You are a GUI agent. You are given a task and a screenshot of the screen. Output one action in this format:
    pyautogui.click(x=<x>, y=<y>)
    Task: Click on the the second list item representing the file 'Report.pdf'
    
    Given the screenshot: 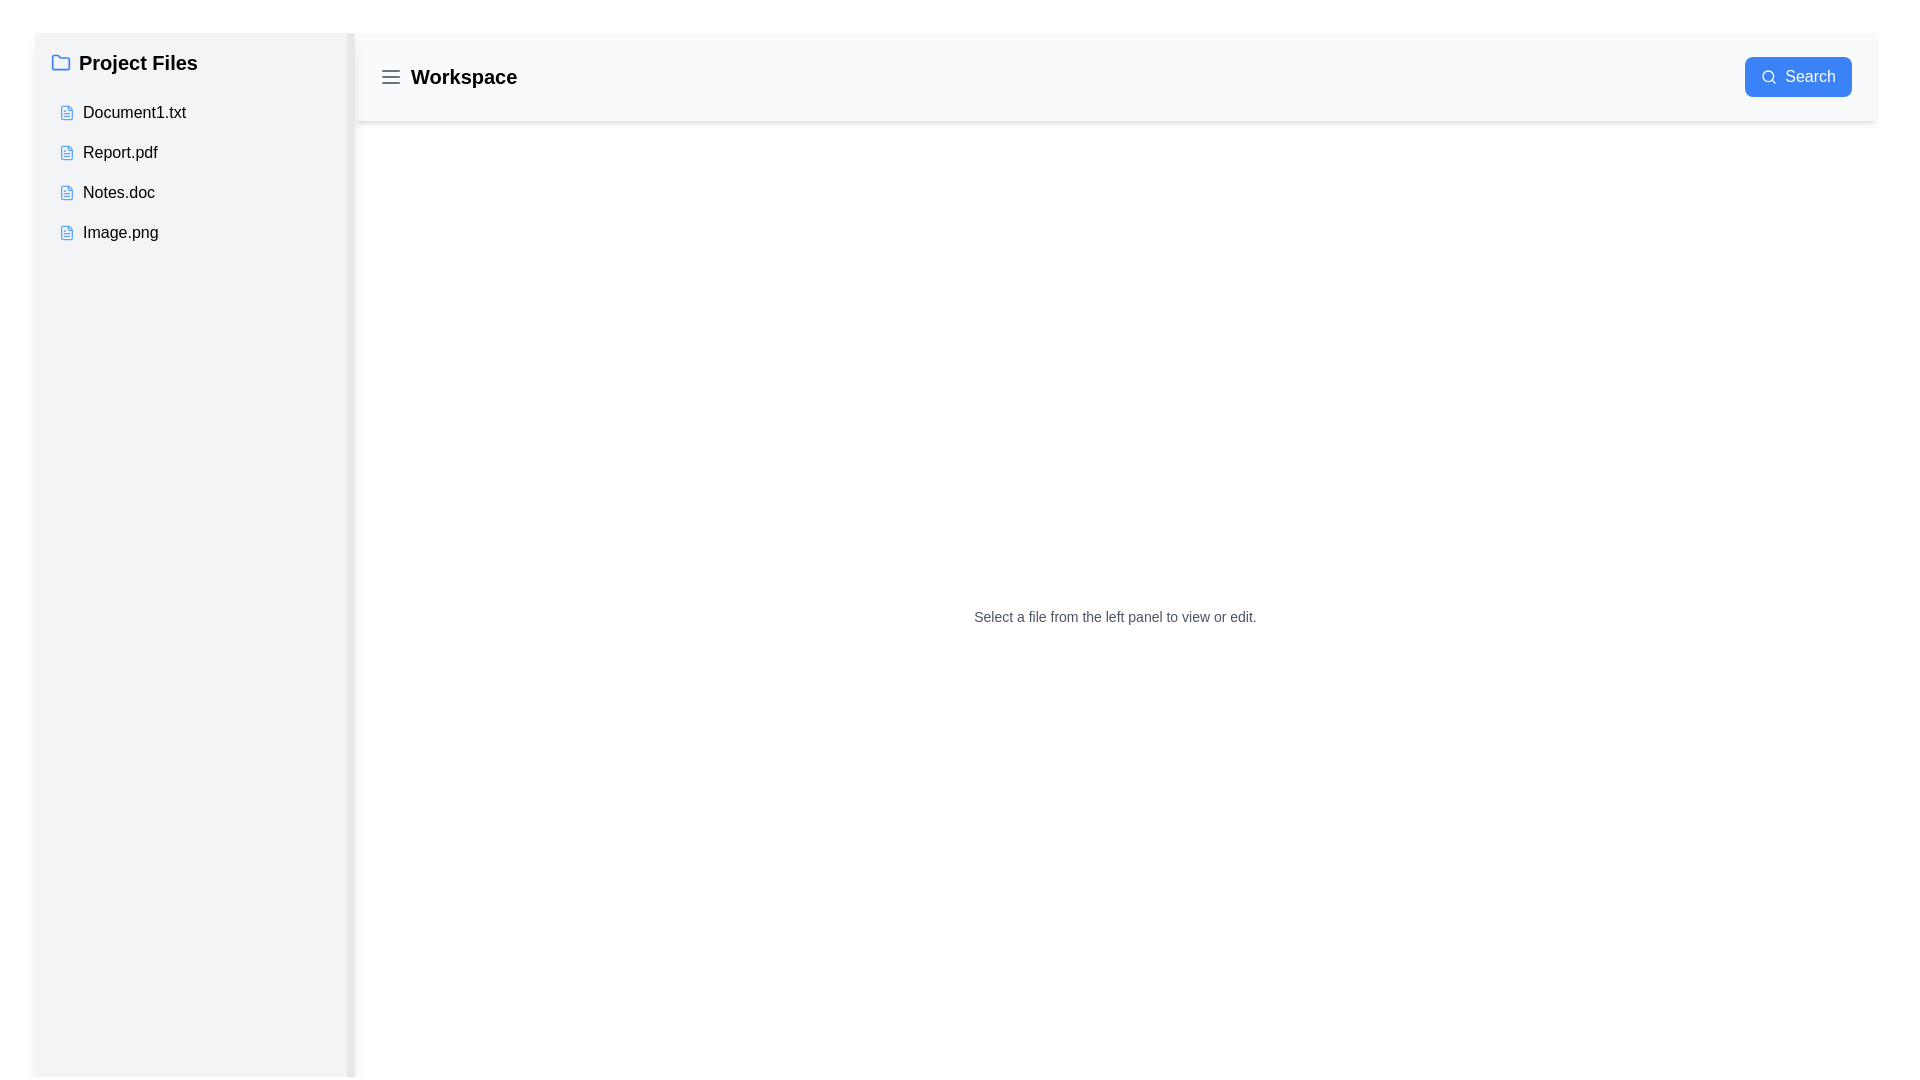 What is the action you would take?
    pyautogui.click(x=195, y=172)
    